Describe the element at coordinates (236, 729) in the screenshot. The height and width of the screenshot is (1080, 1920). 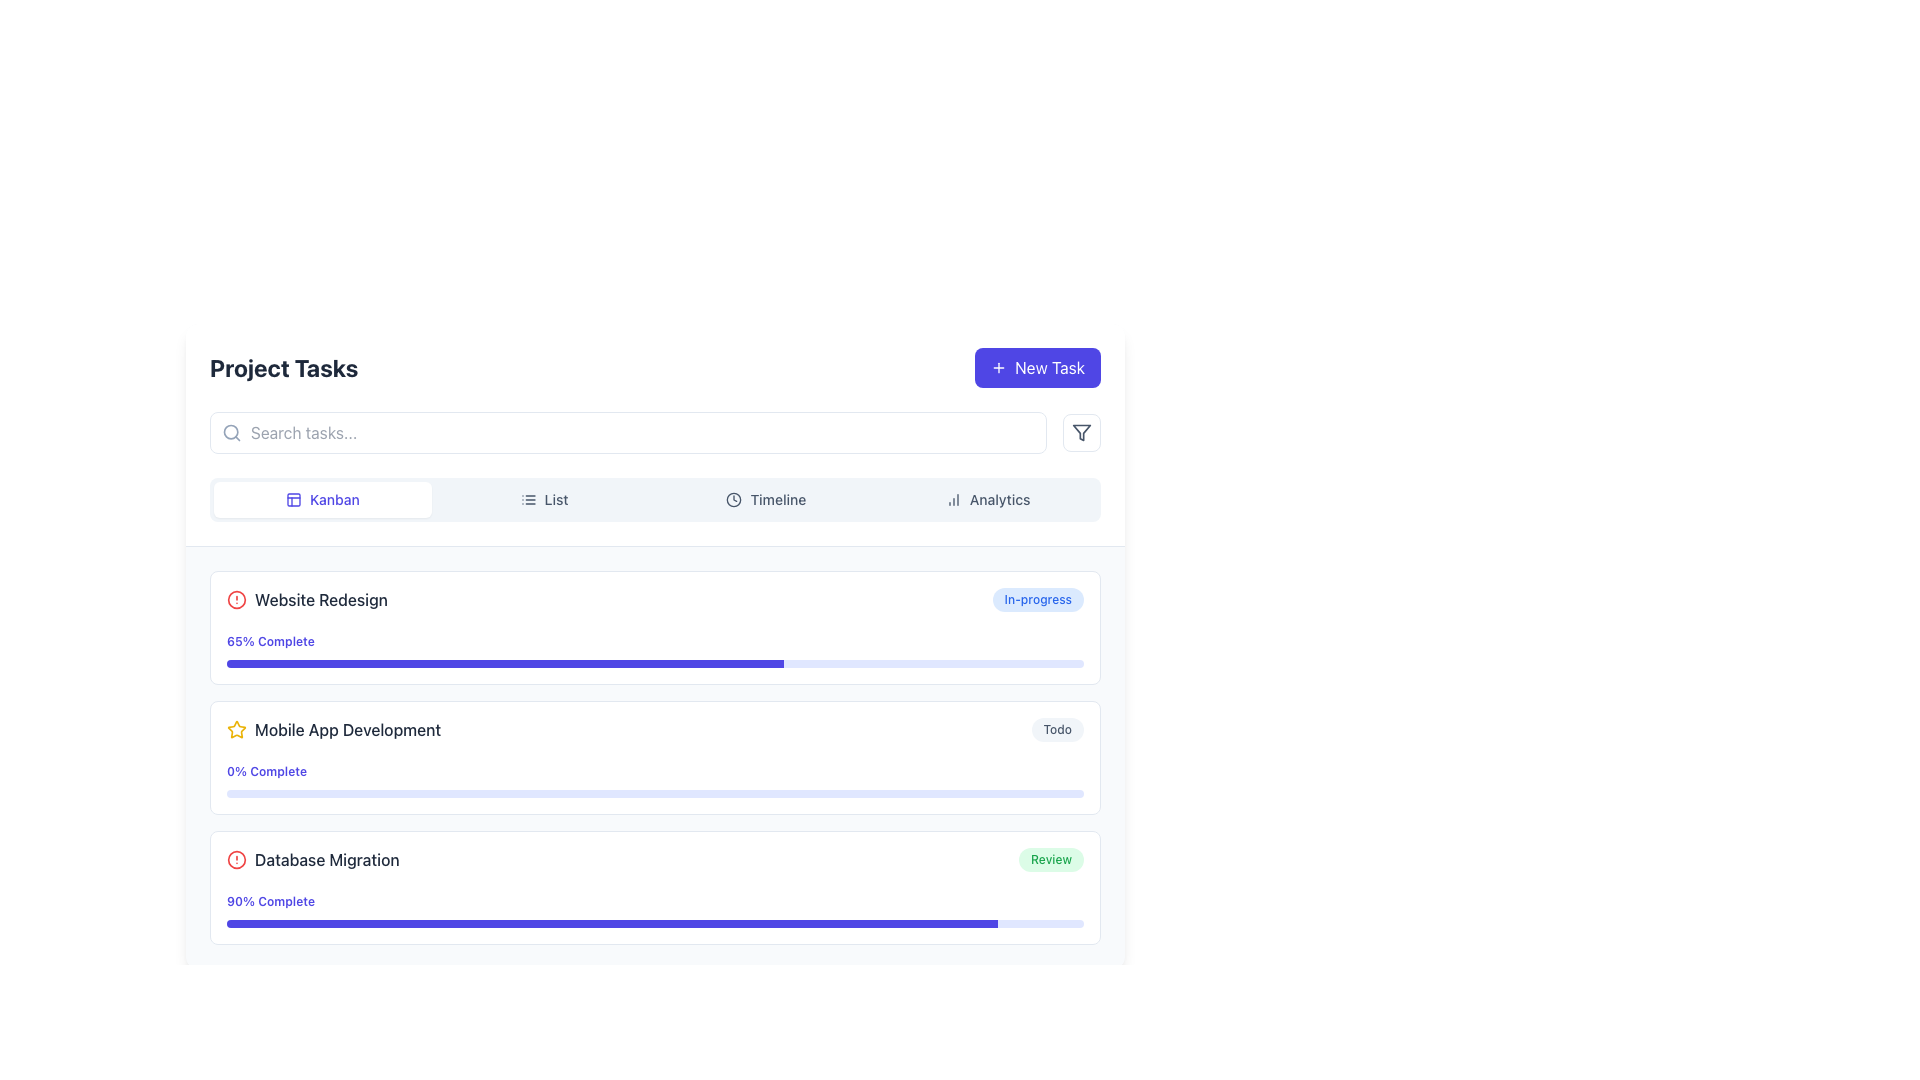
I see `the star icon with a gold outline, located to the left of the text 'Mobile App Development', to possibly reveal additional information` at that location.